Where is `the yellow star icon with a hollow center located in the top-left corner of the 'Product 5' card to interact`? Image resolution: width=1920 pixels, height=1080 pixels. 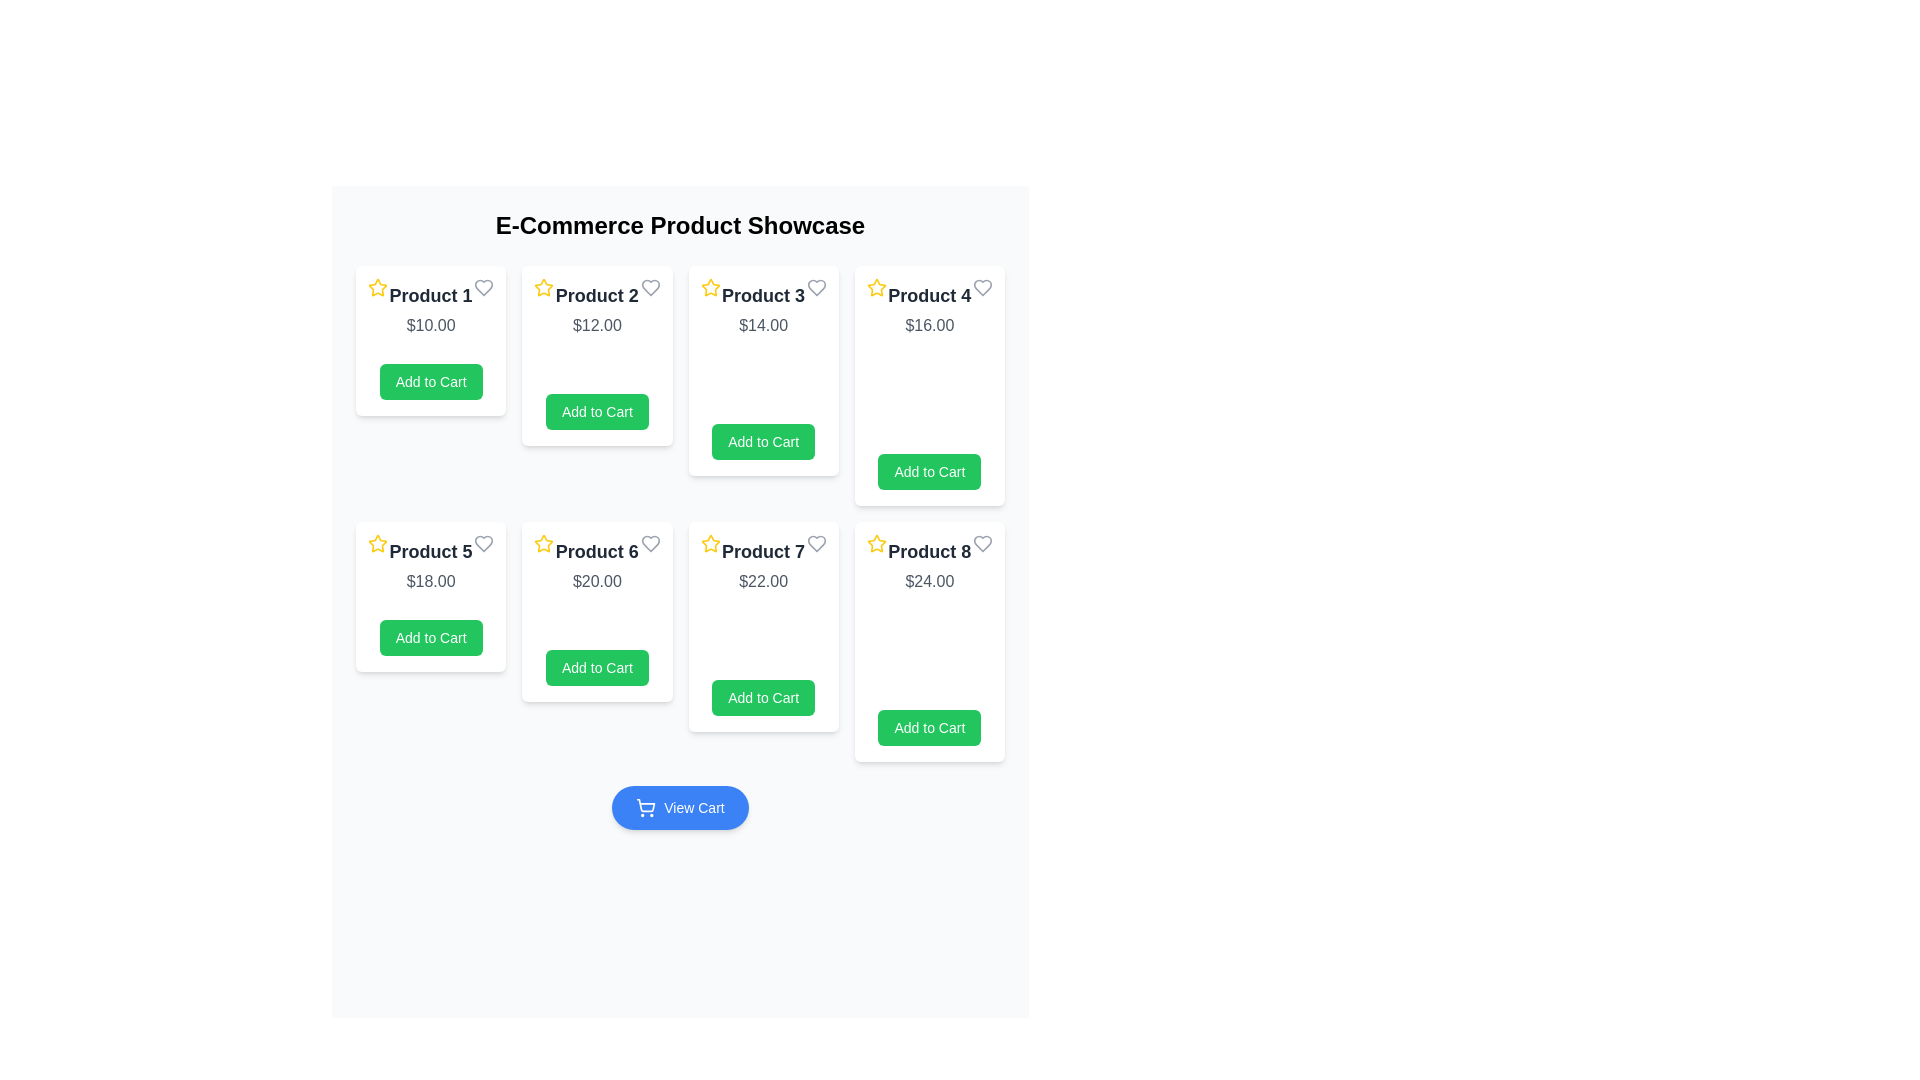 the yellow star icon with a hollow center located in the top-left corner of the 'Product 5' card to interact is located at coordinates (378, 543).